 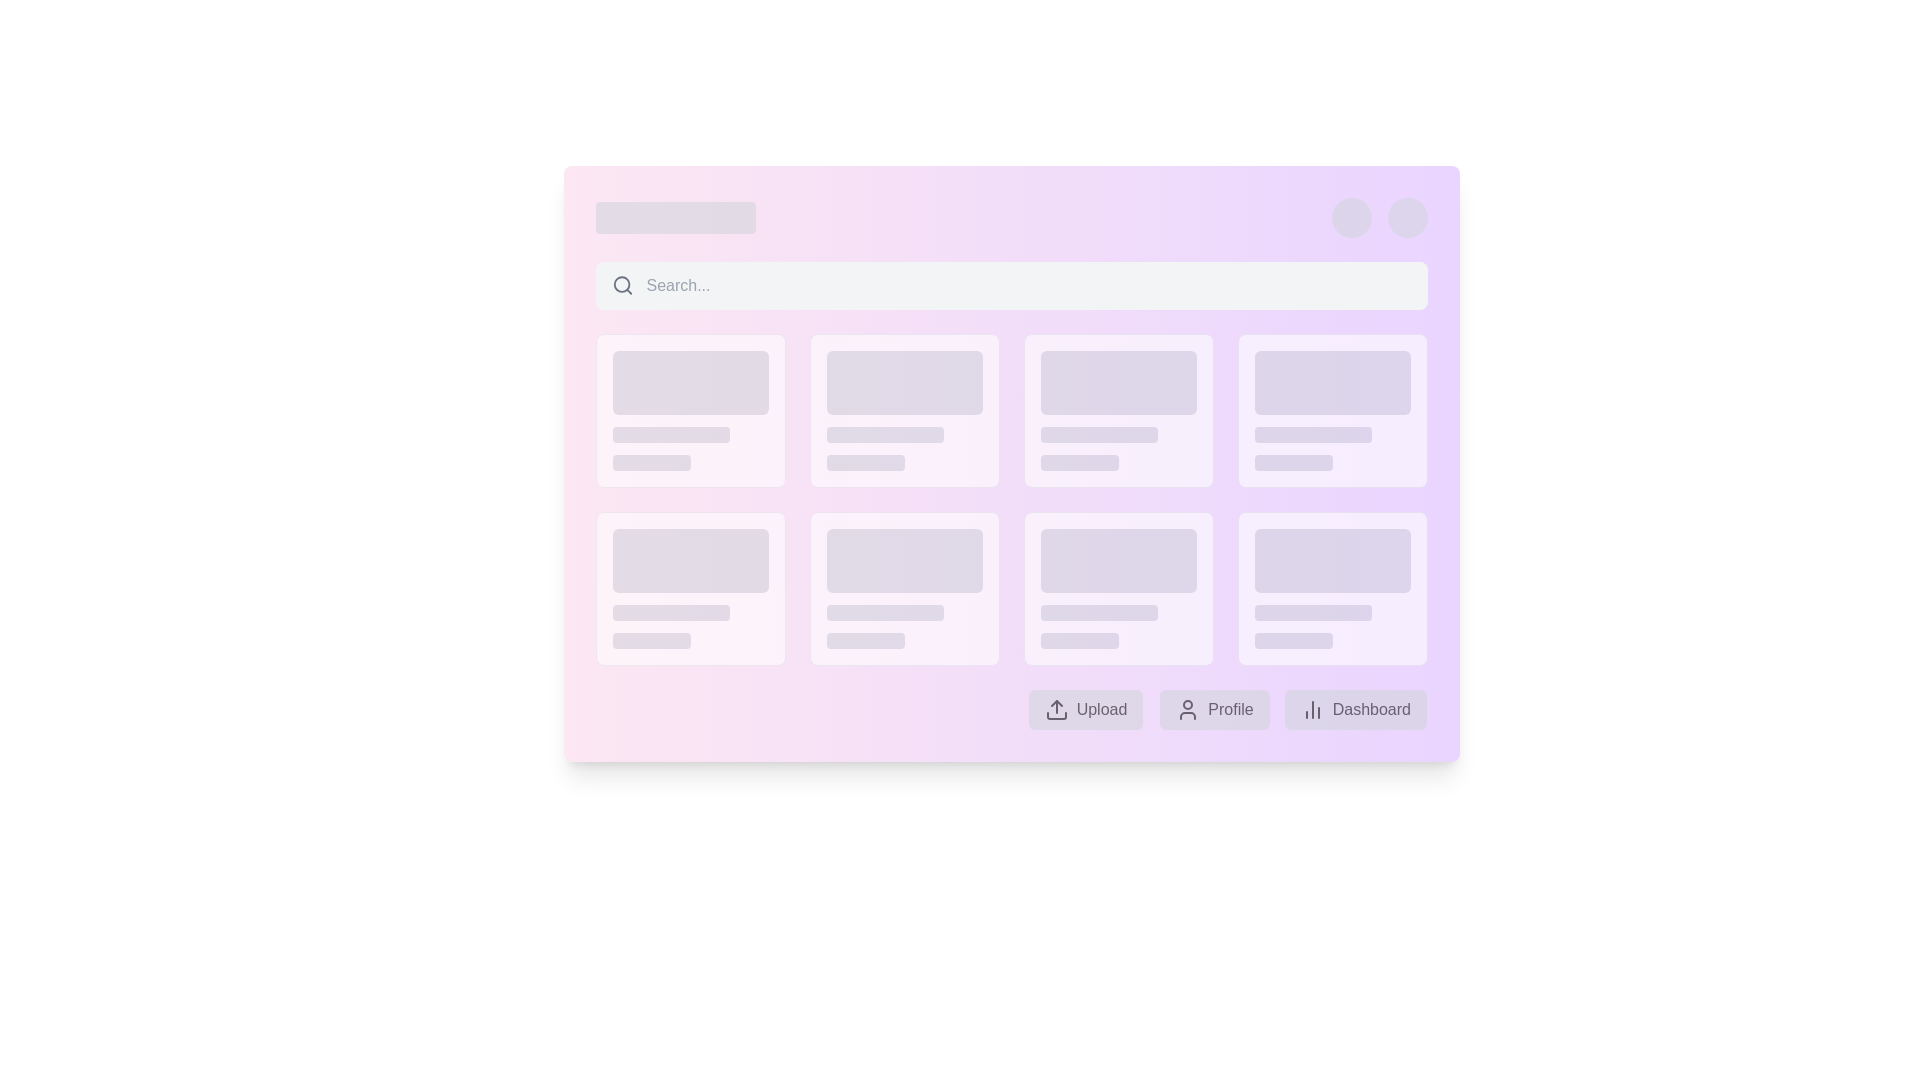 What do you see at coordinates (1213, 708) in the screenshot?
I see `the 'Profile' button located at the bottom-right side of the interface, which is the second button in a horizontal group of buttons` at bounding box center [1213, 708].